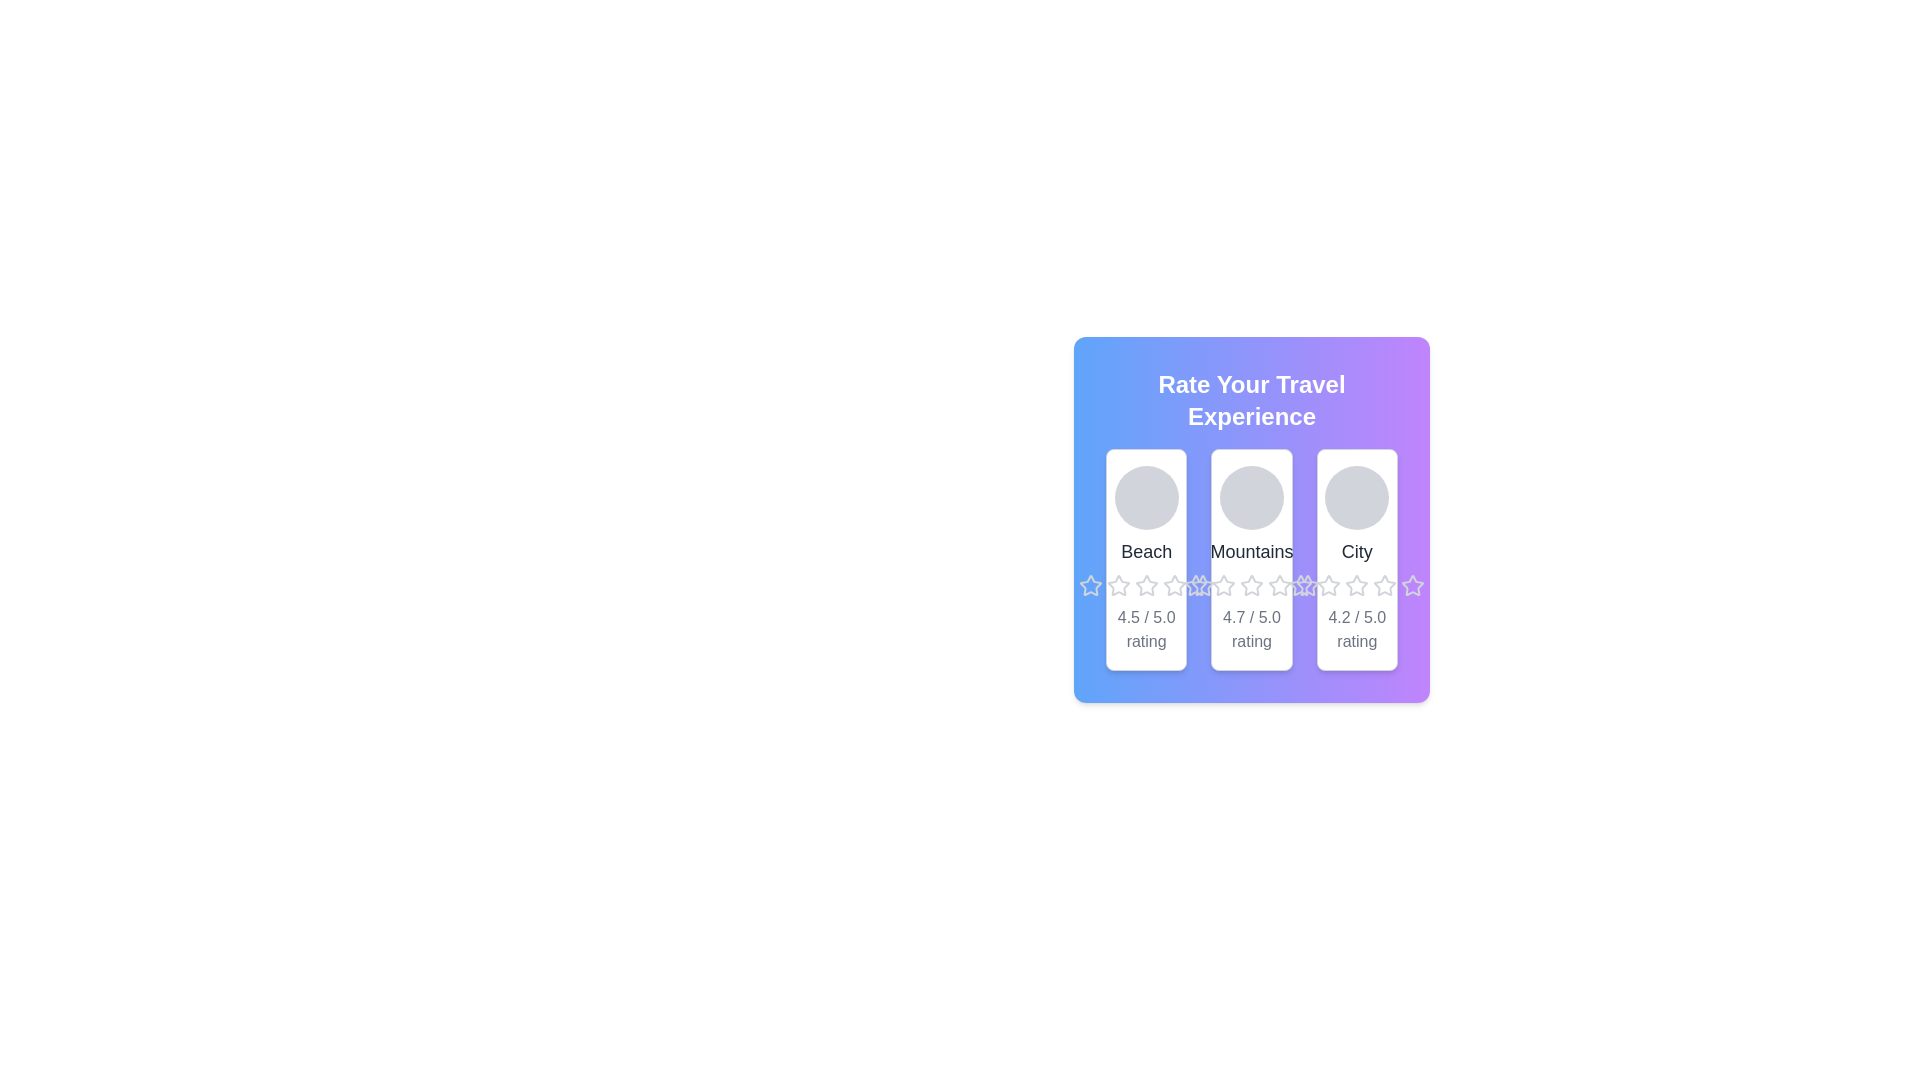  I want to click on numeric rating score from the text label located at the bottom center of the 'City' card, which is beneath the star rating icons, so click(1357, 628).